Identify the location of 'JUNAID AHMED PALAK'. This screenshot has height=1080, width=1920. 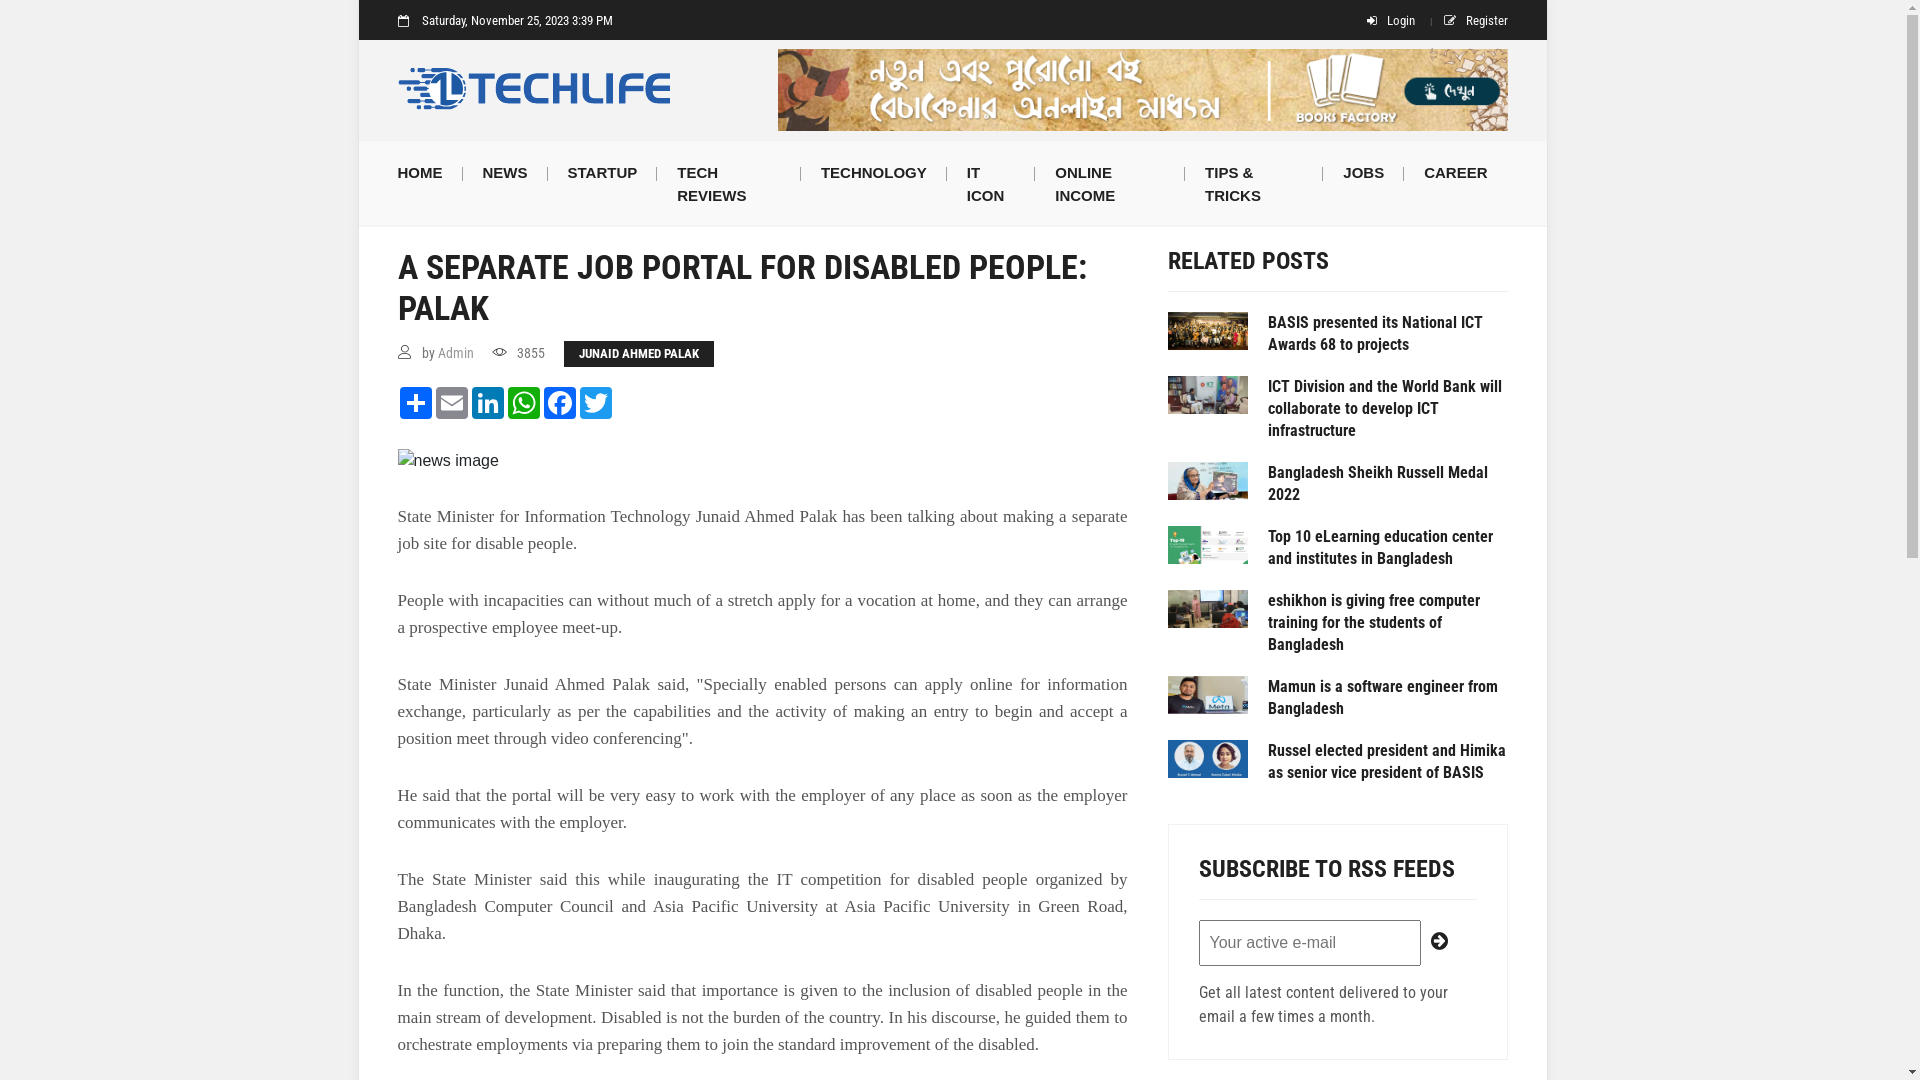
(637, 353).